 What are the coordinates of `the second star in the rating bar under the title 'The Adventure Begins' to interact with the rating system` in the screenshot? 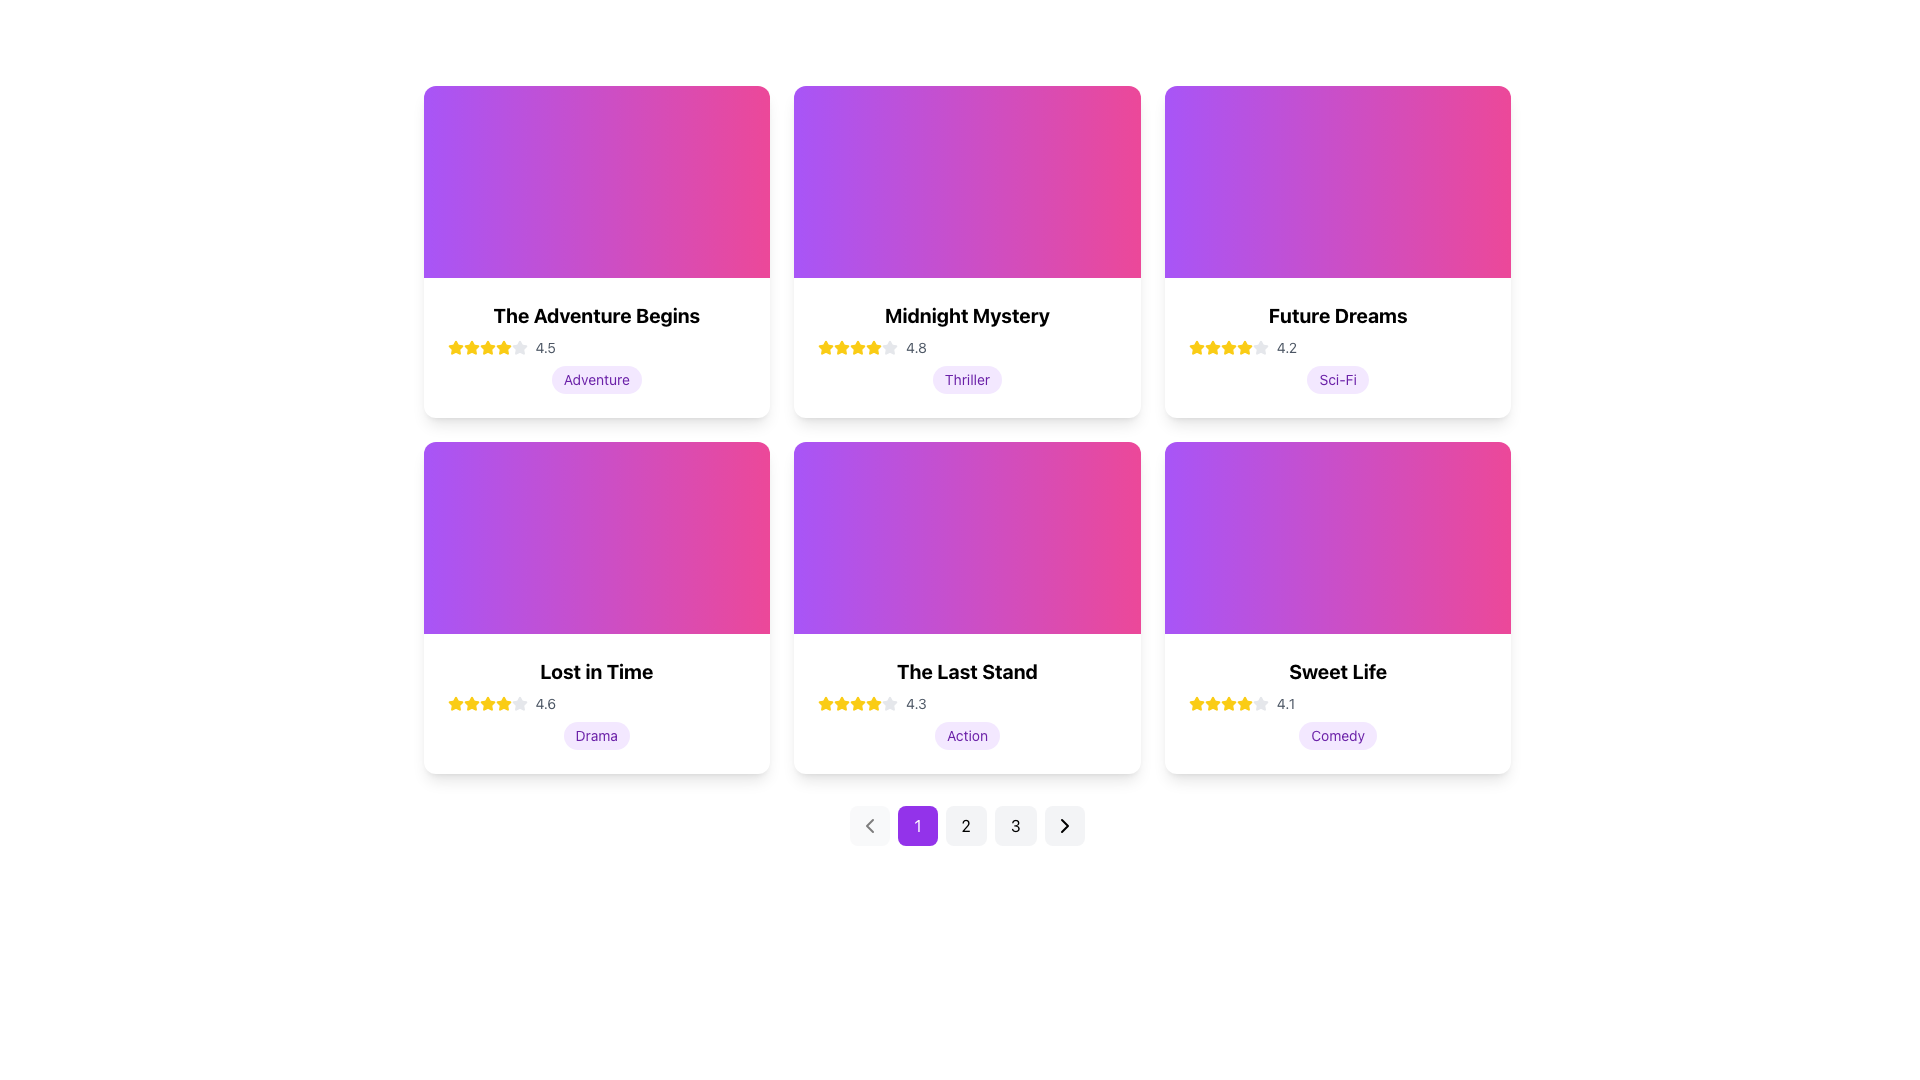 It's located at (470, 346).